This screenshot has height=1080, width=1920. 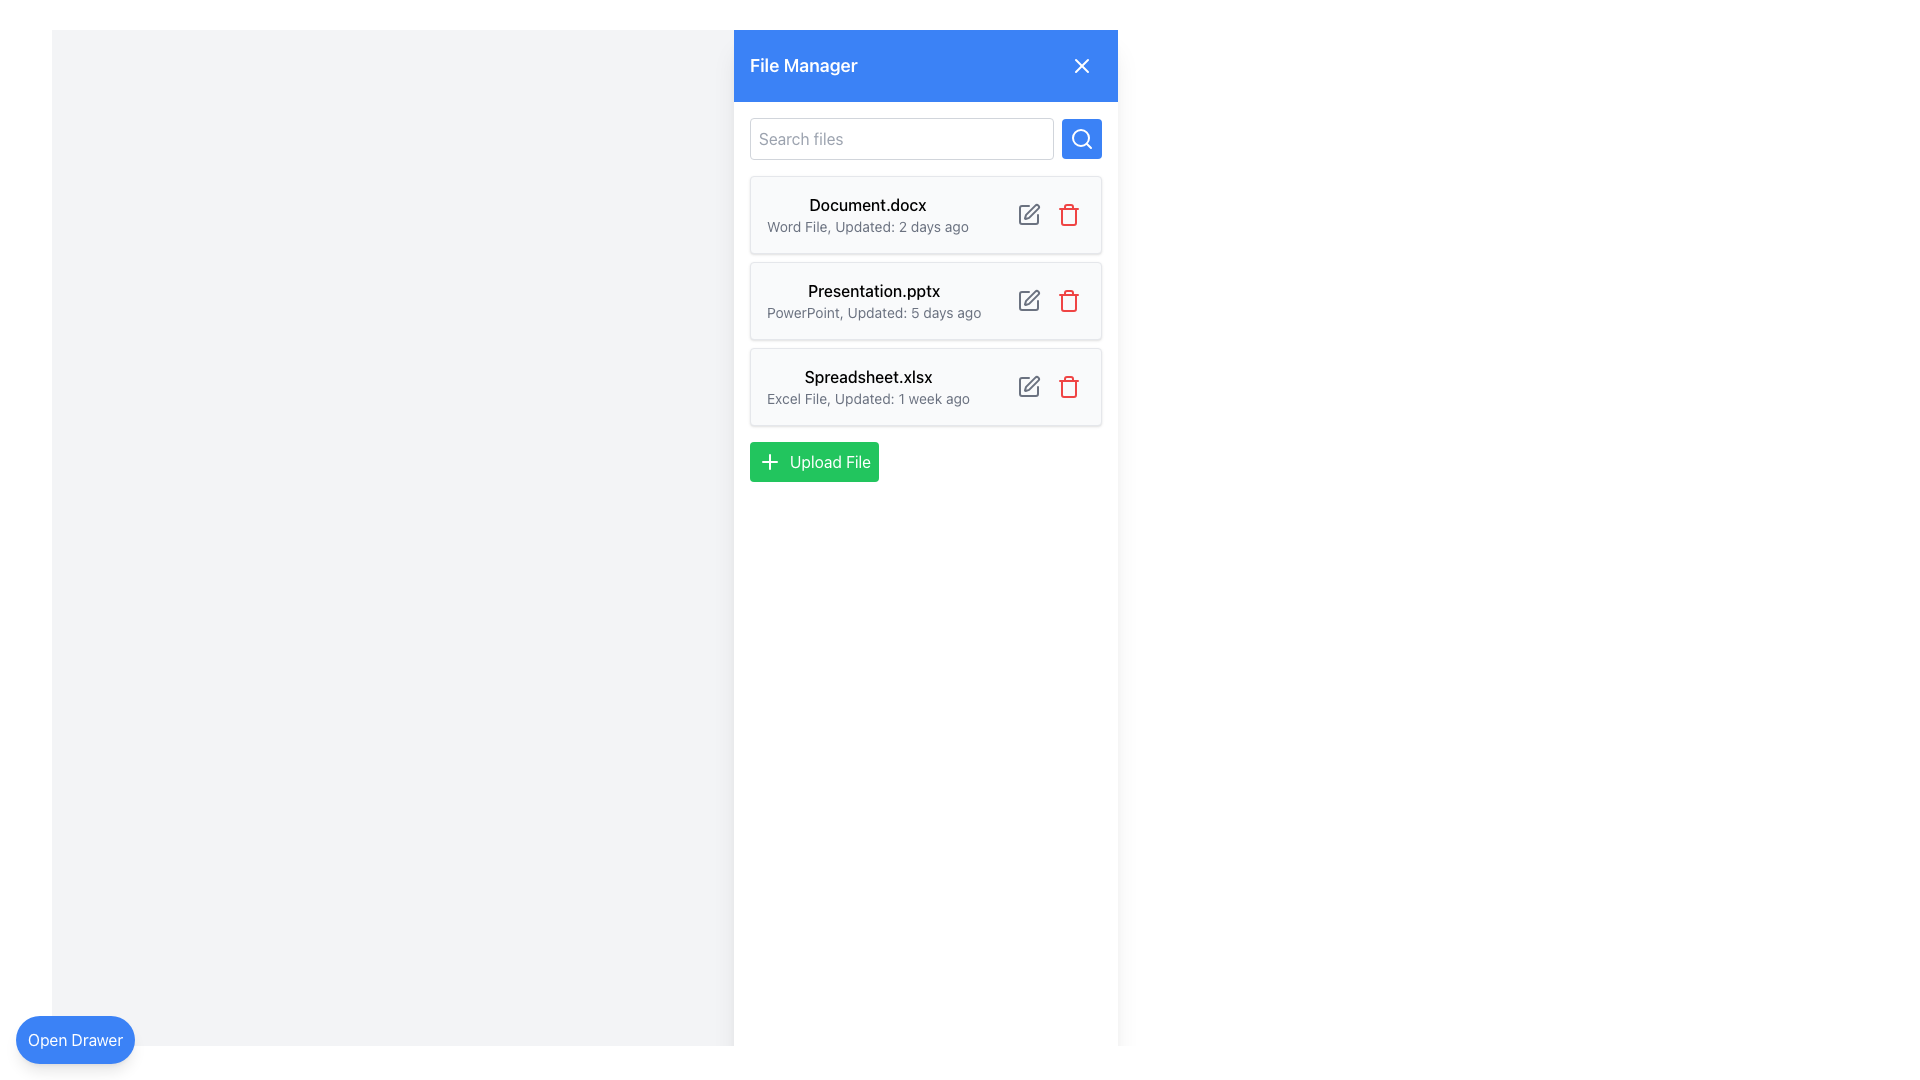 I want to click on the trash icon located to the far-right of the 'Spreadsheet.xlsx' file entry in the file manager interface, so click(x=1068, y=389).